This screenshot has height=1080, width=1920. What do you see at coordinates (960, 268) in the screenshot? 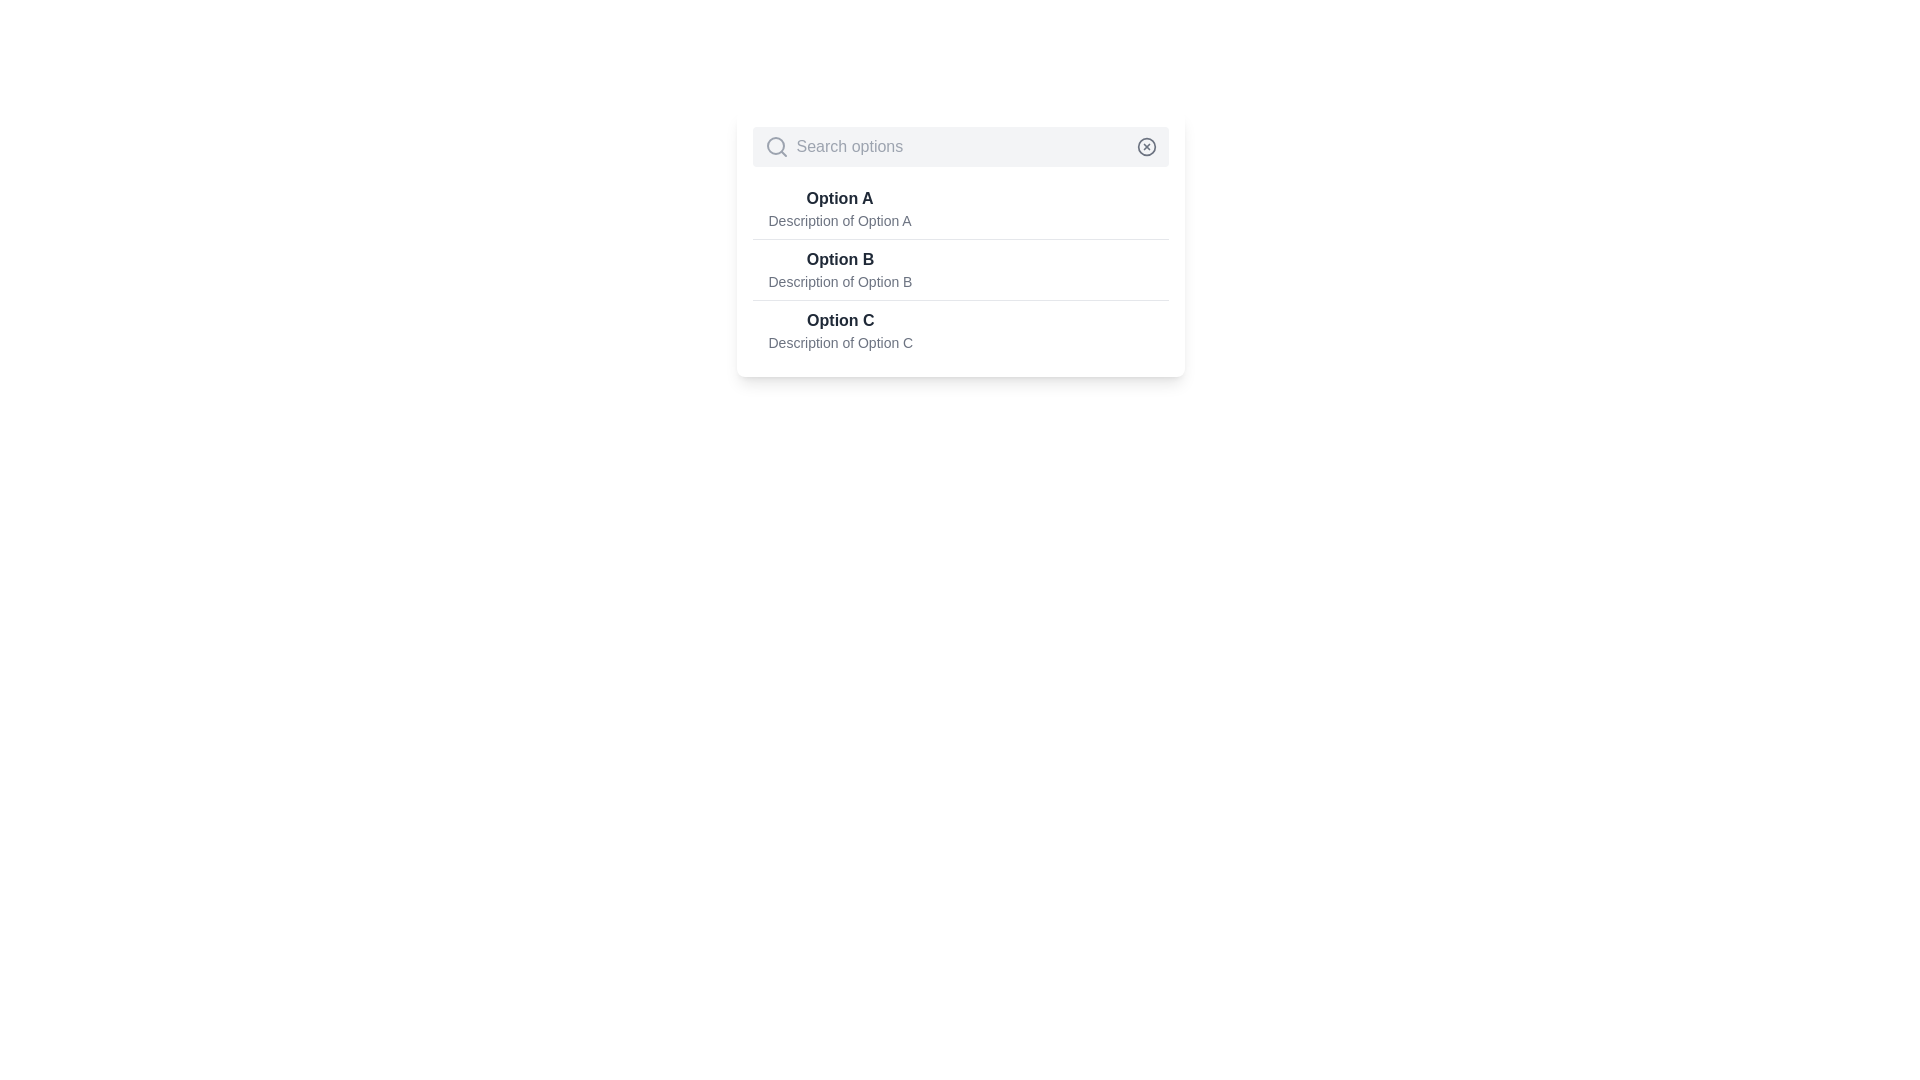
I see `the selectable option 'Option B' in the list` at bounding box center [960, 268].